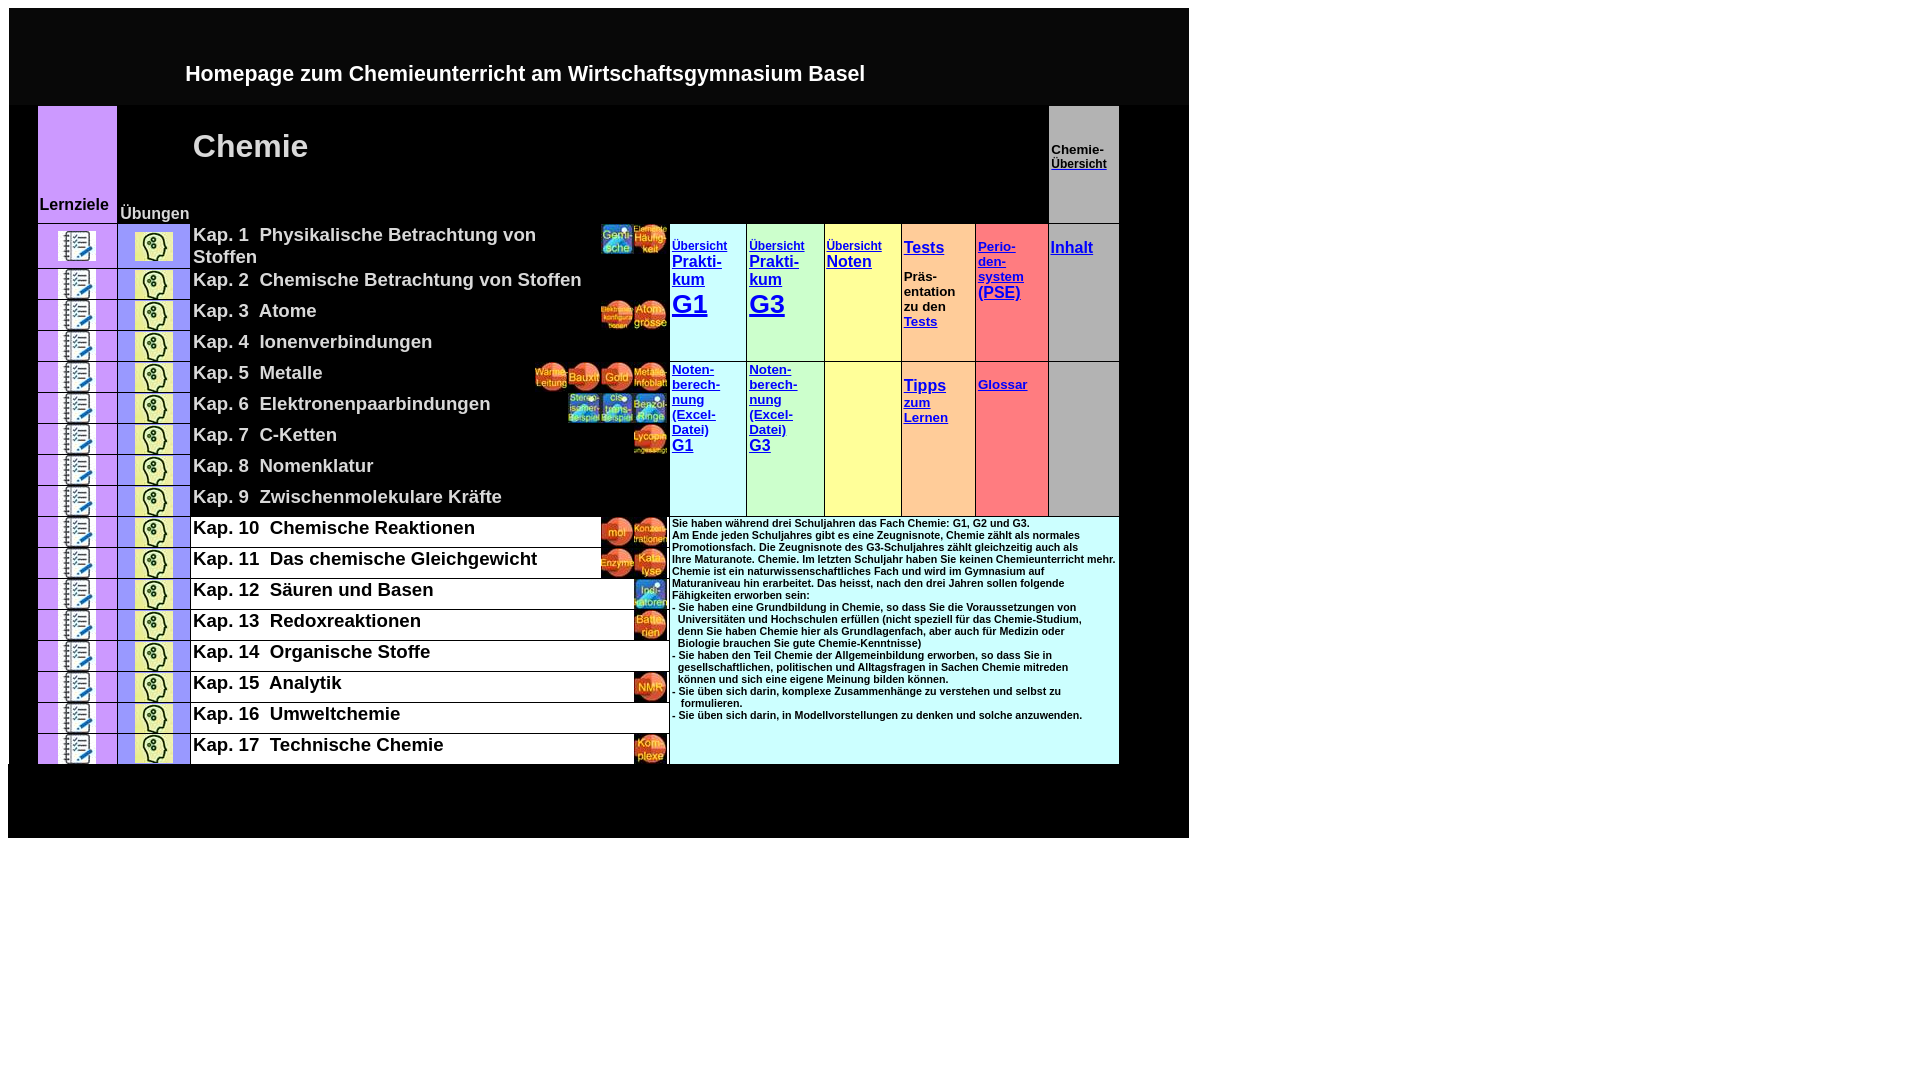 This screenshot has height=1080, width=1920. What do you see at coordinates (696, 392) in the screenshot?
I see `'berech-nung'` at bounding box center [696, 392].